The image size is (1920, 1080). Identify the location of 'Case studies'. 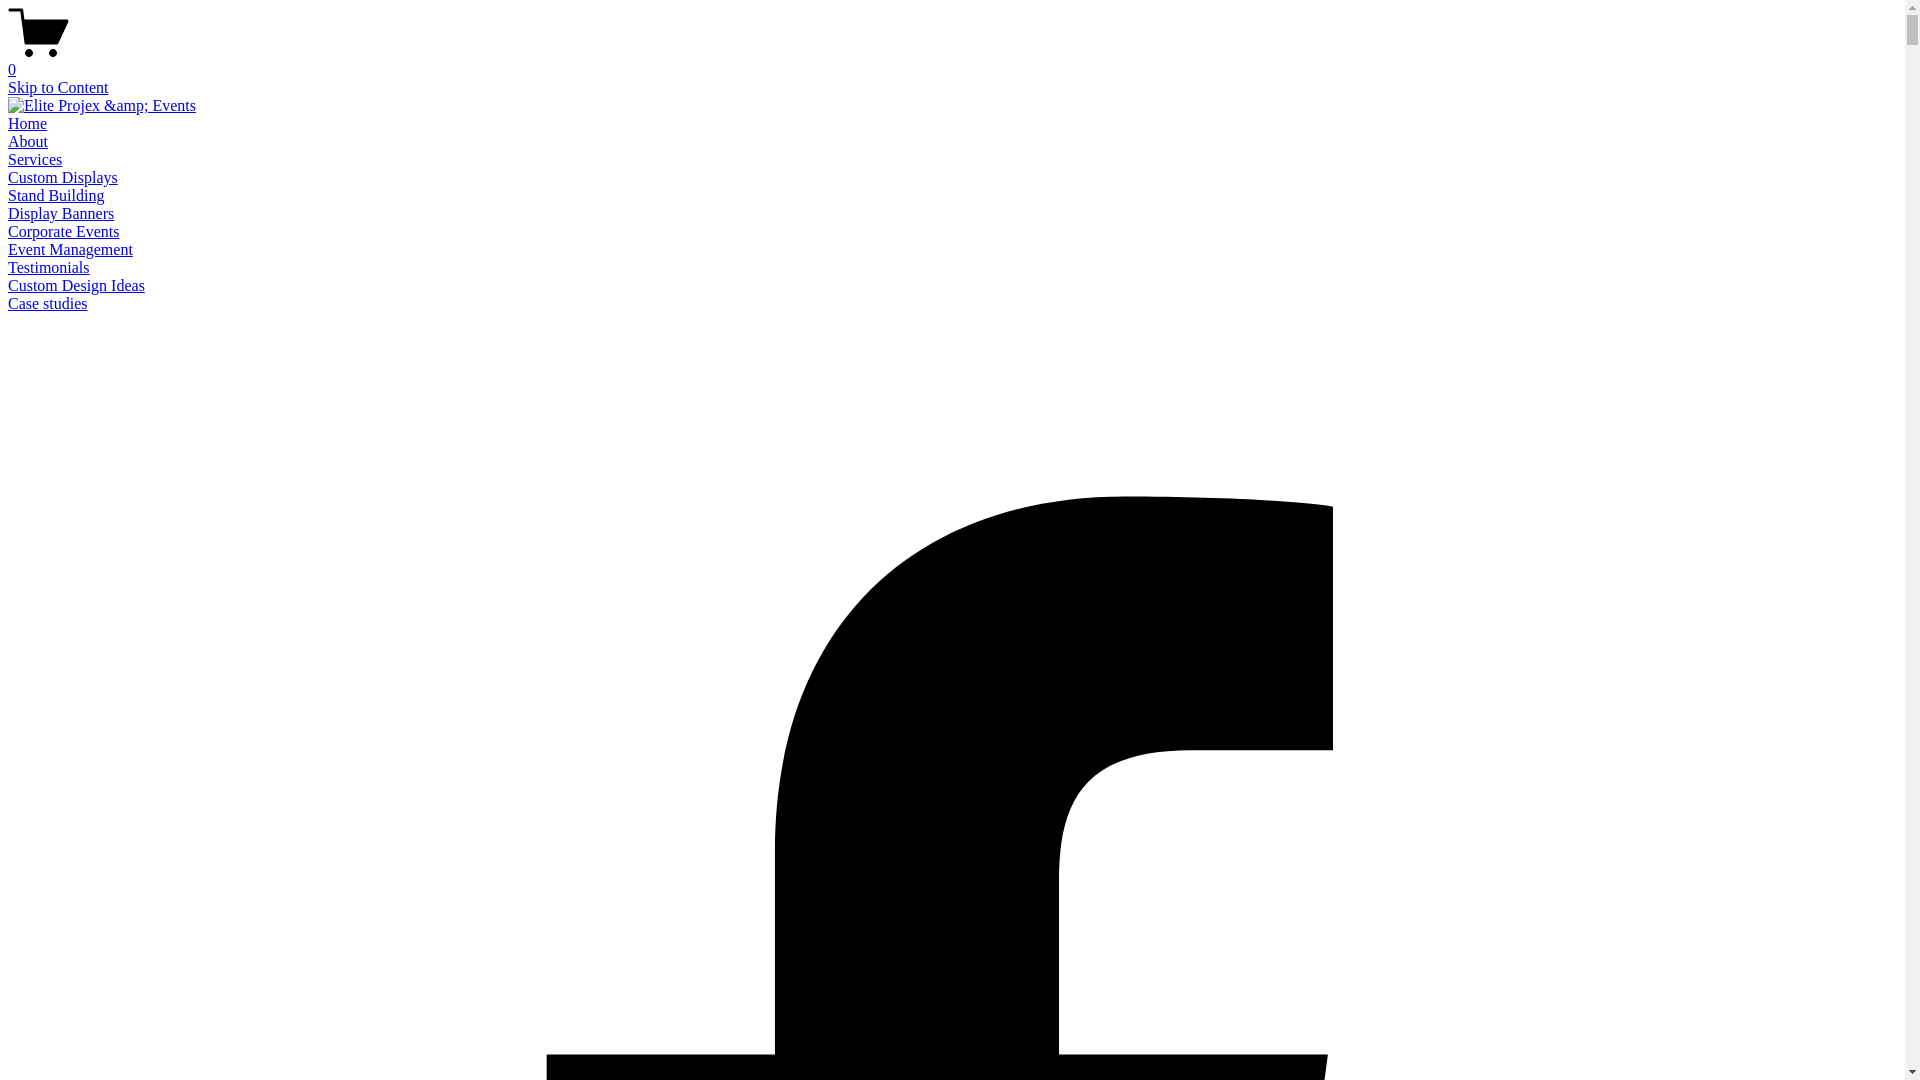
(48, 303).